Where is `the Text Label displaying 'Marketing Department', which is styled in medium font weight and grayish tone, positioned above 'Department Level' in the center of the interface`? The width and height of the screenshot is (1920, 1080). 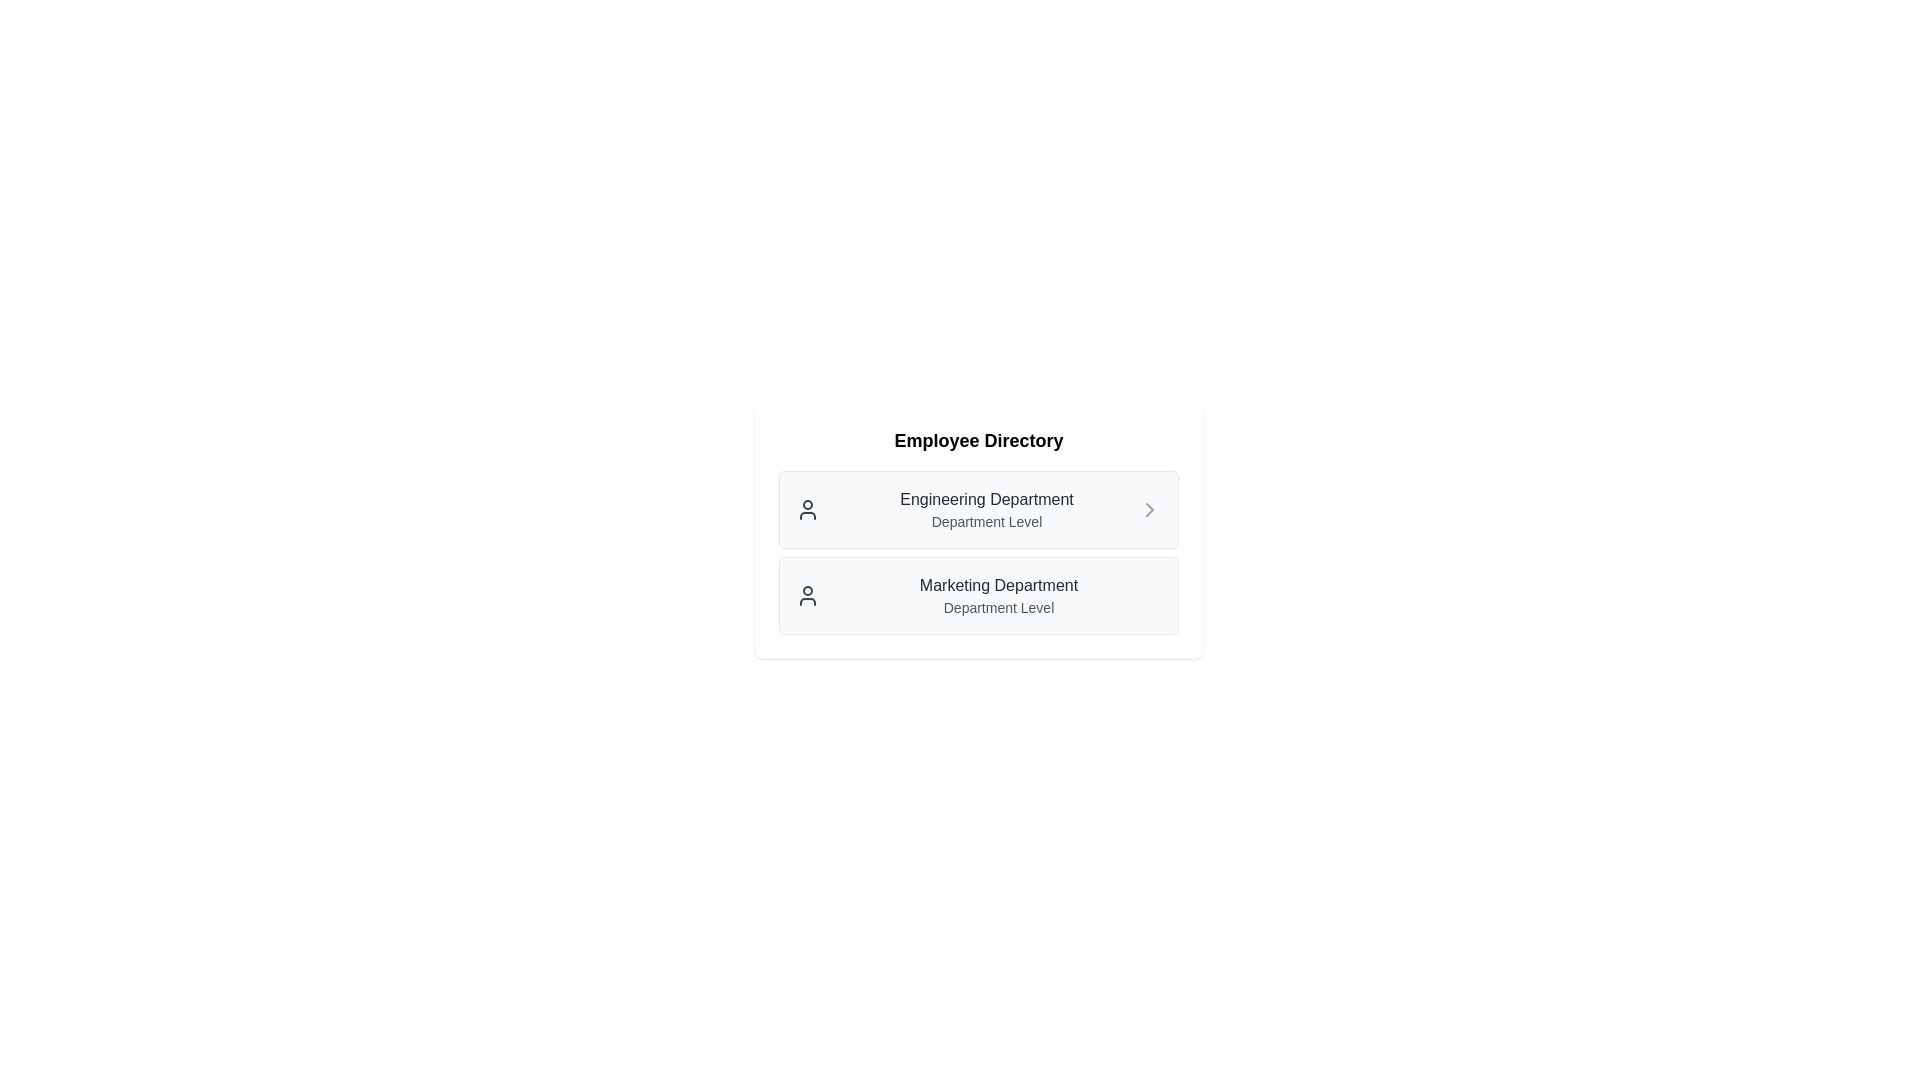 the Text Label displaying 'Marketing Department', which is styled in medium font weight and grayish tone, positioned above 'Department Level' in the center of the interface is located at coordinates (998, 585).